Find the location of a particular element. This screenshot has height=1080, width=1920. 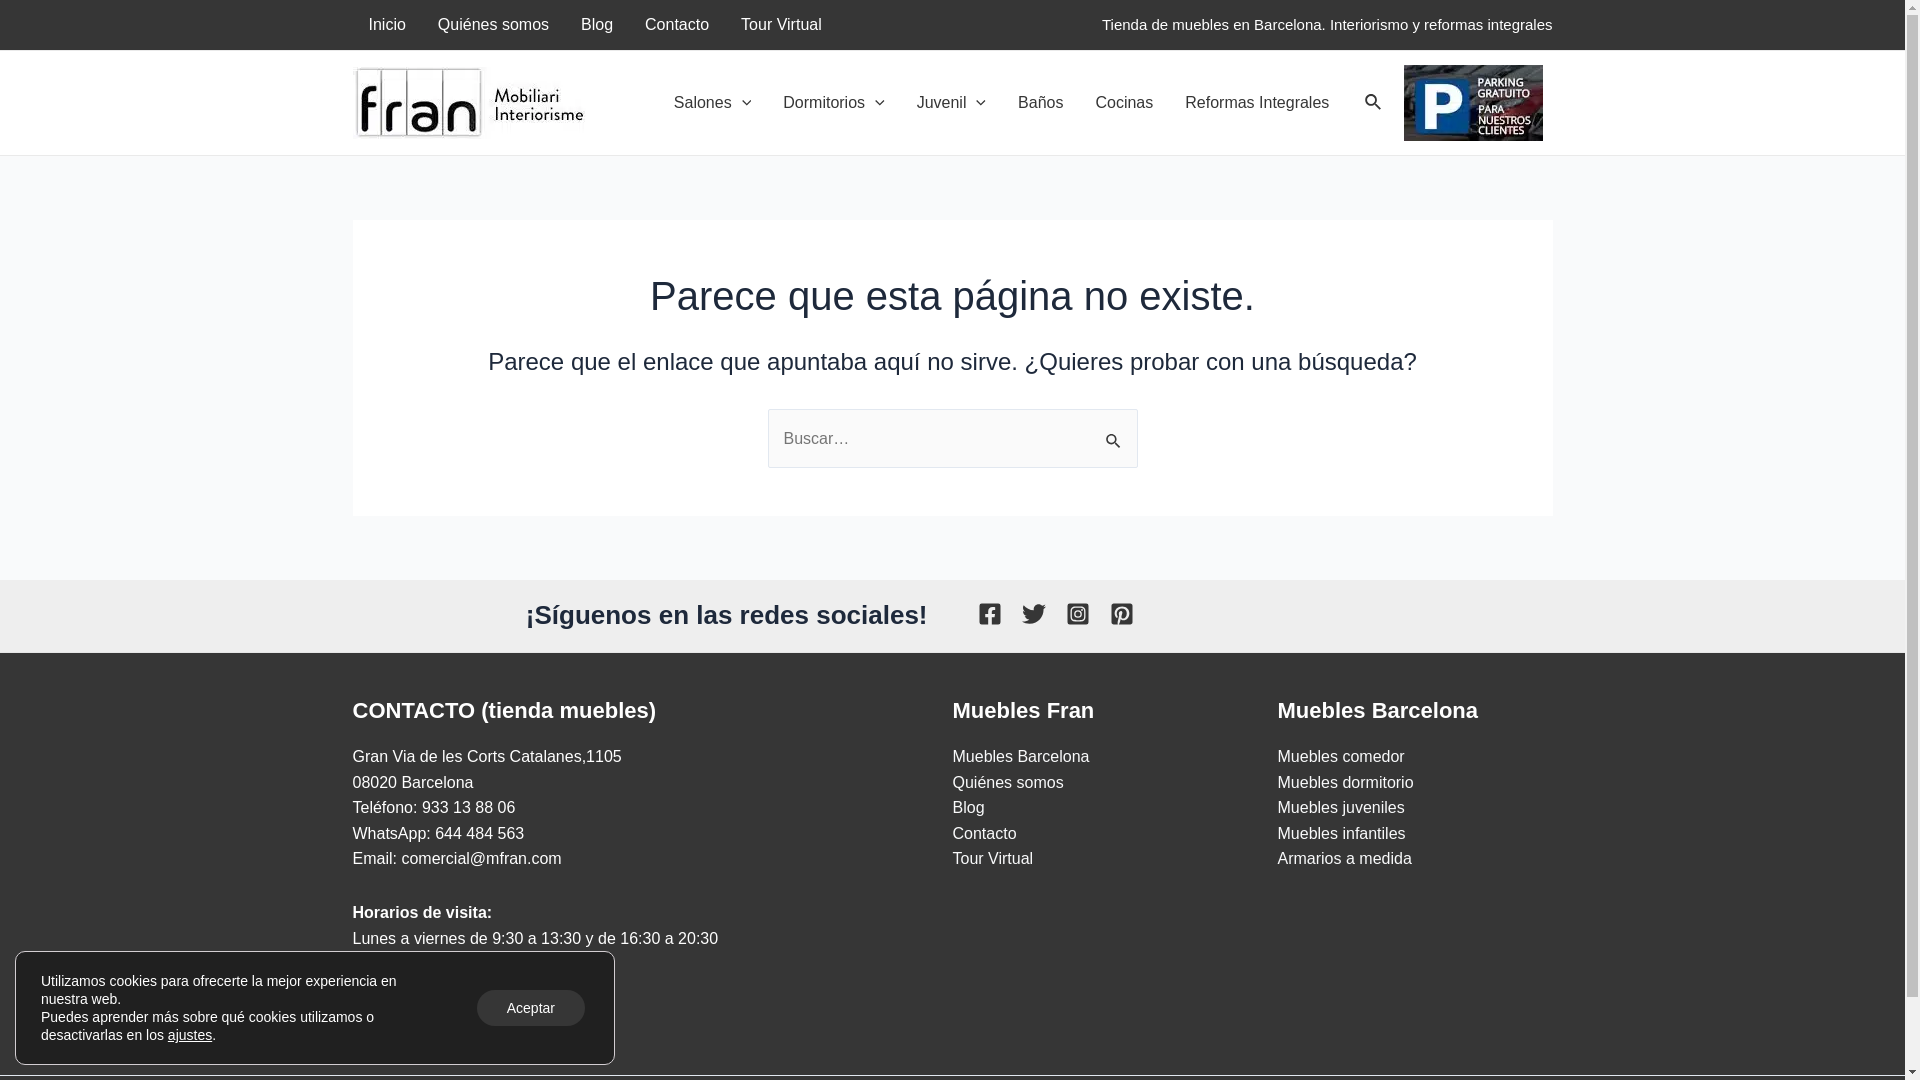

'Muebles juveniles' is located at coordinates (1341, 806).